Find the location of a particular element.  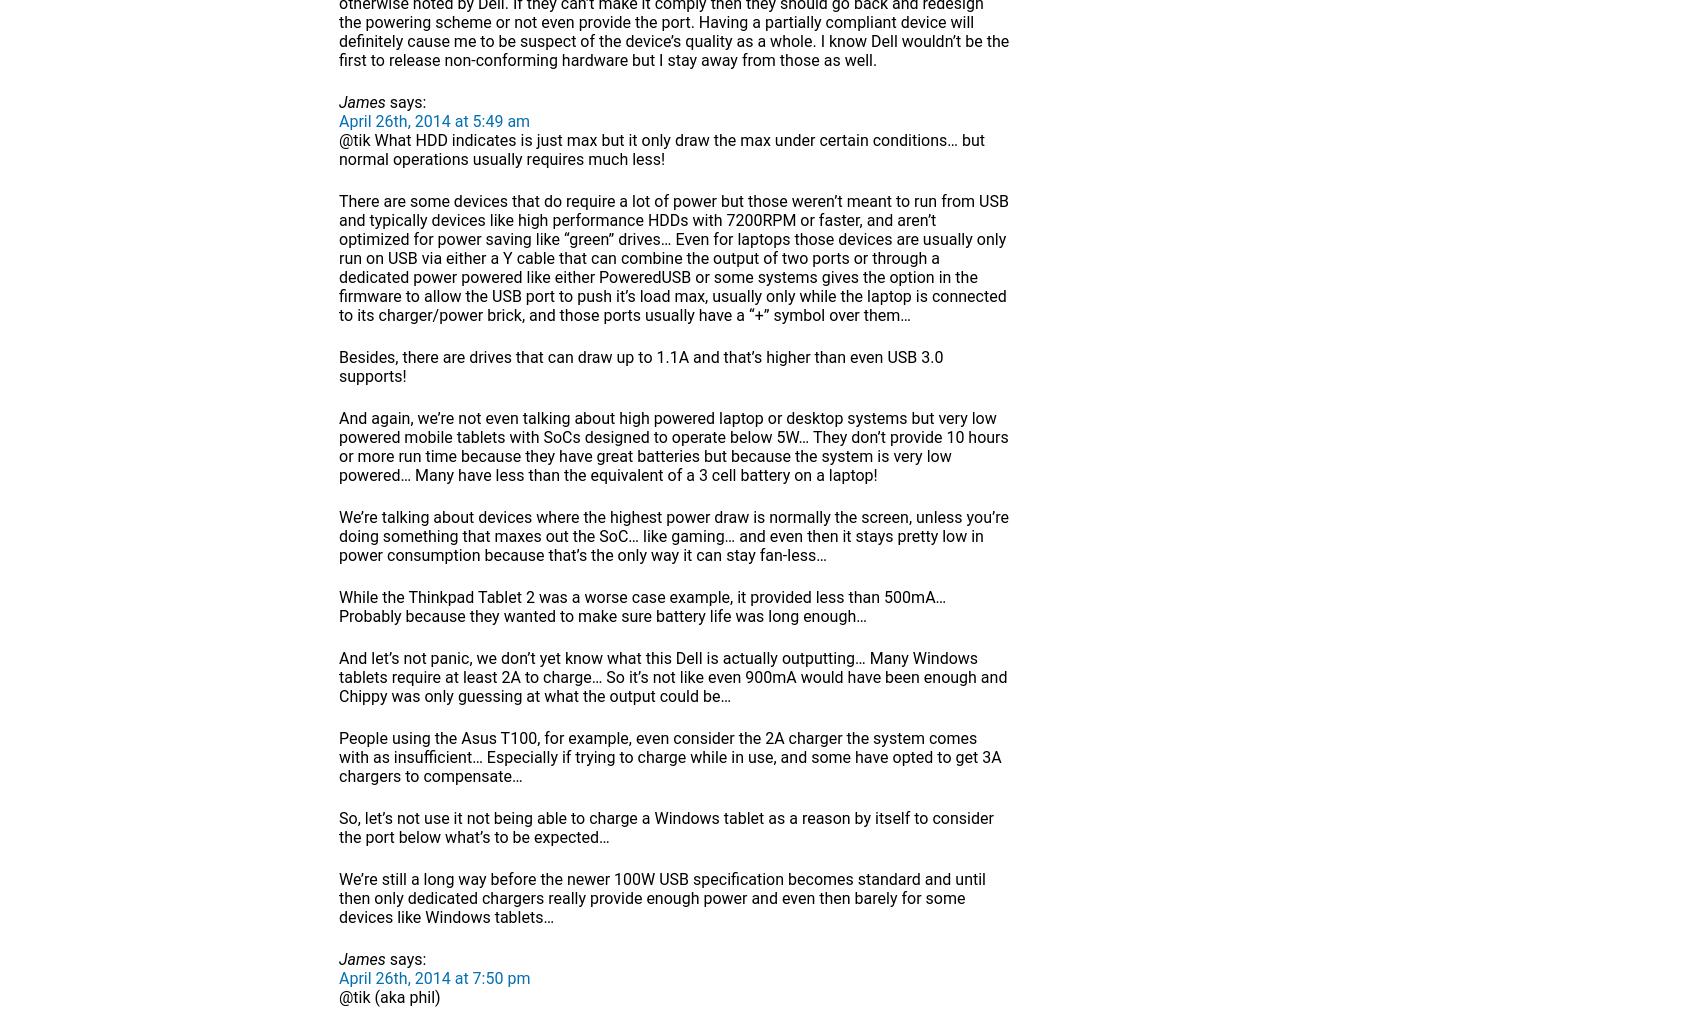

'So, let’s not use it not being able to charge a Windows tablet as a reason by itself to consider the port below what’s to be expected…' is located at coordinates (665, 827).